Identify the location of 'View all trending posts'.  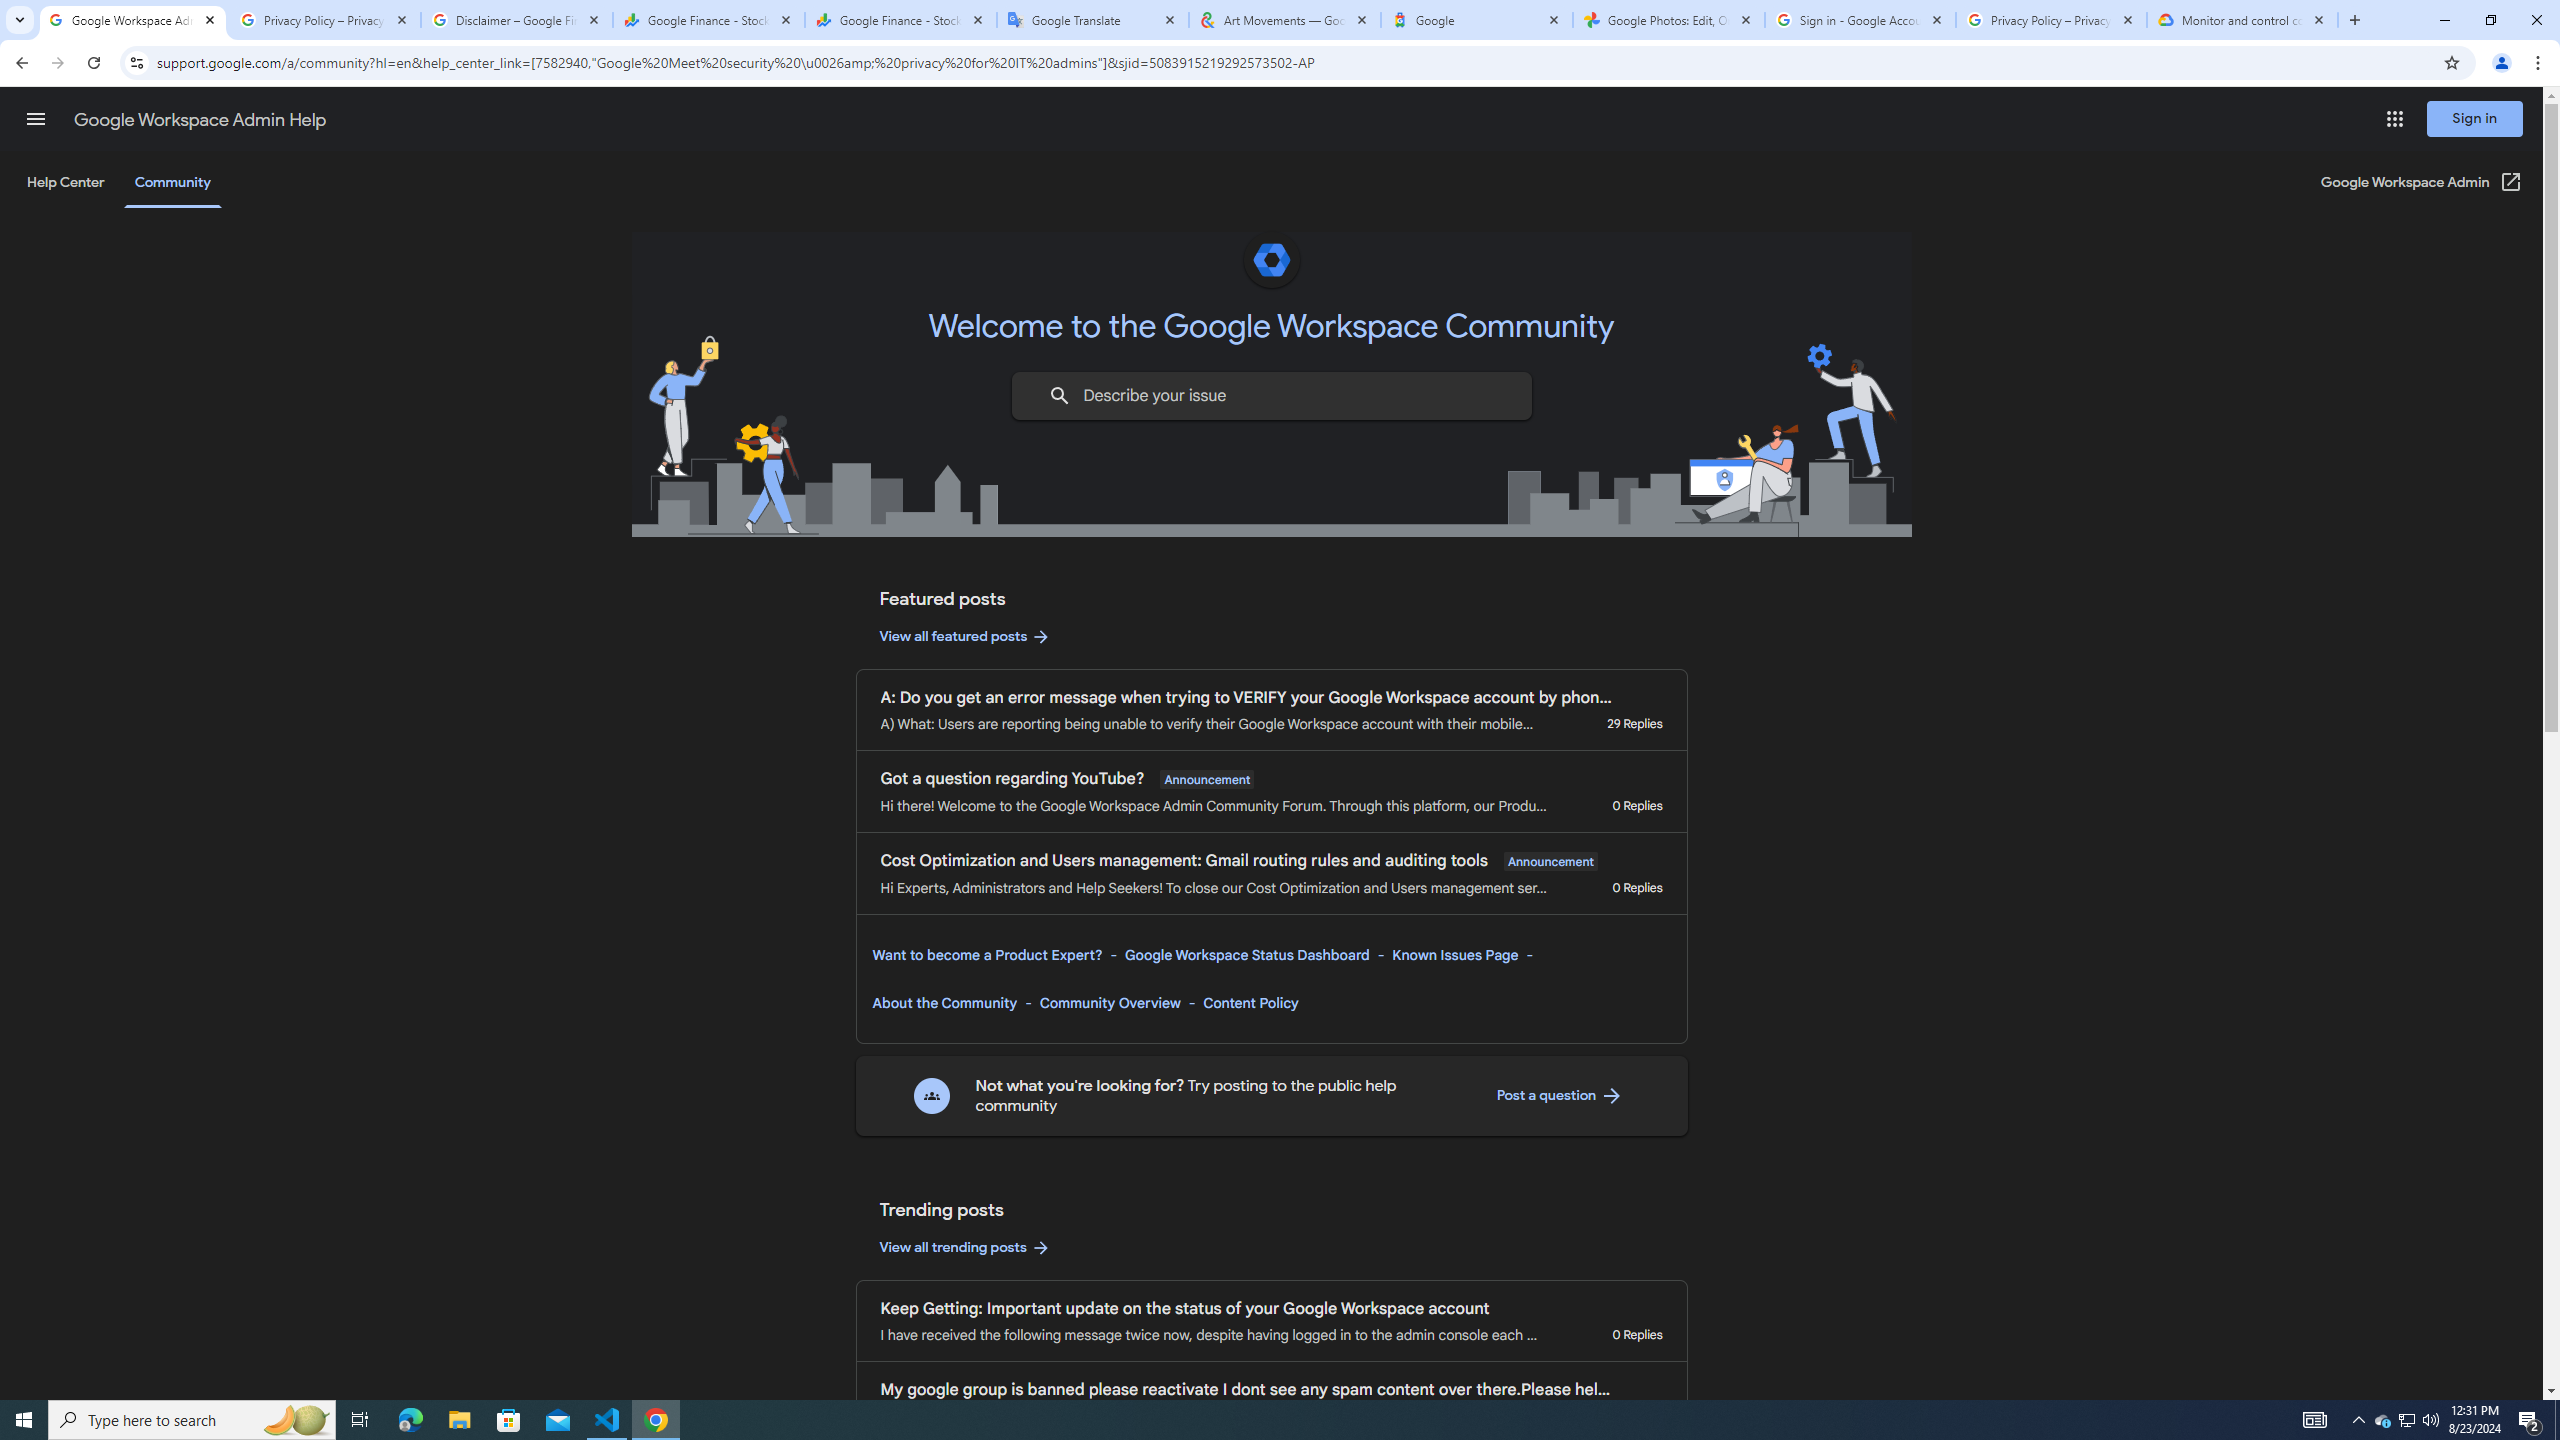
(965, 1246).